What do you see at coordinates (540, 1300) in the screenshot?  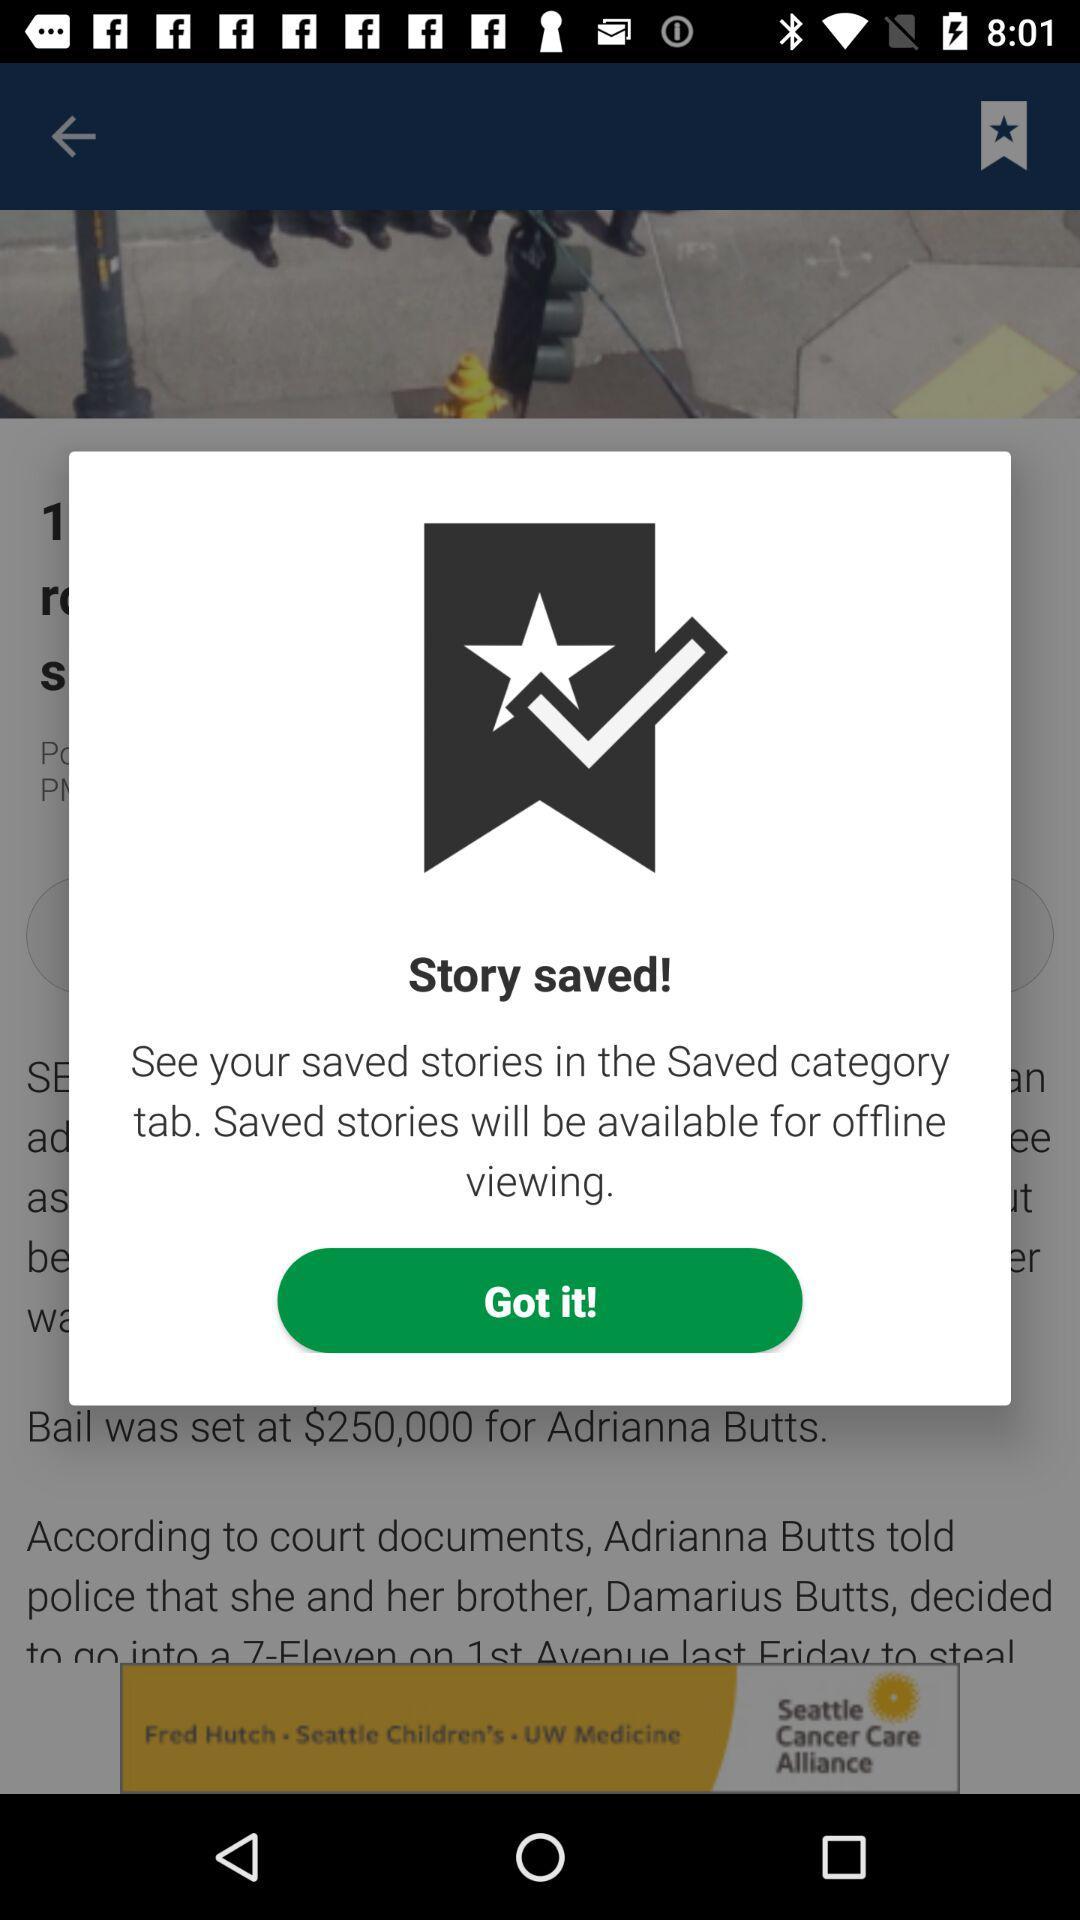 I see `the got it!` at bounding box center [540, 1300].